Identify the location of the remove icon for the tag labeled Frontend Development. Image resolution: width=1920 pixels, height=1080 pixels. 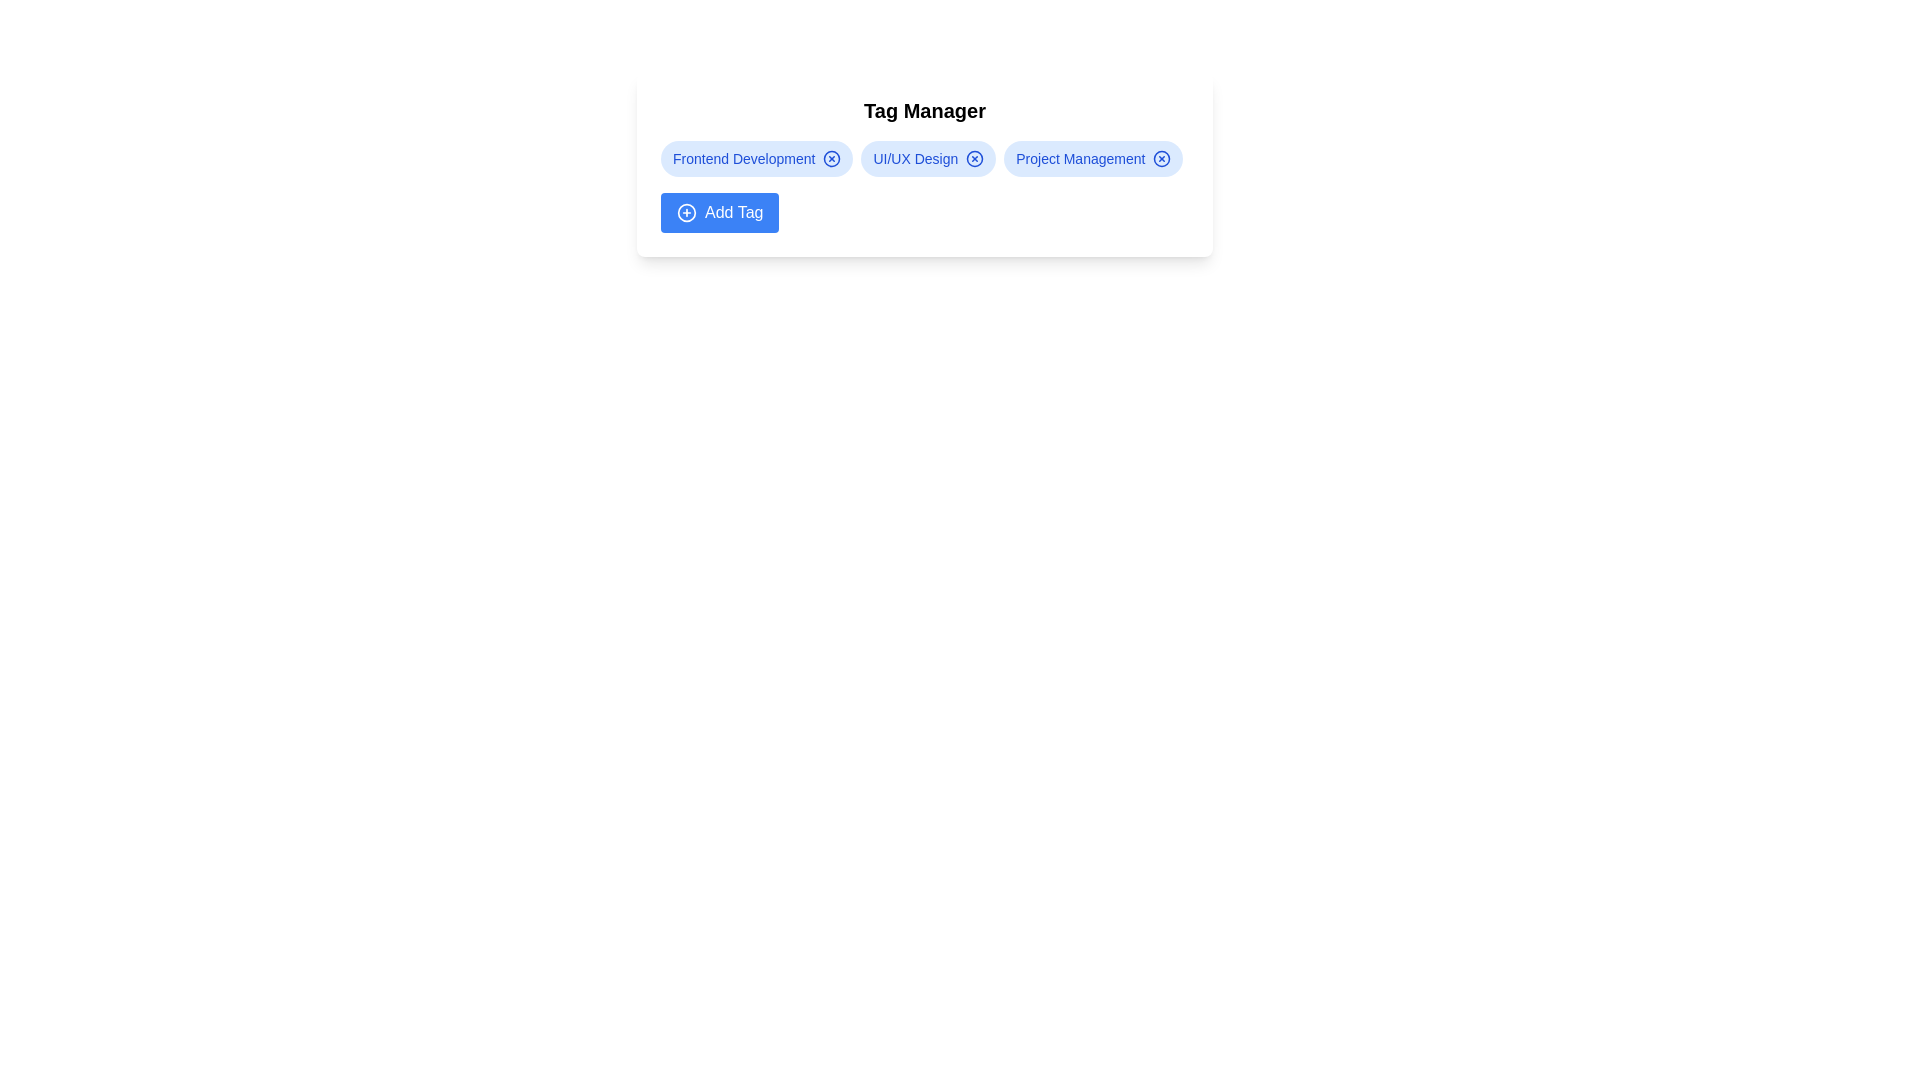
(832, 157).